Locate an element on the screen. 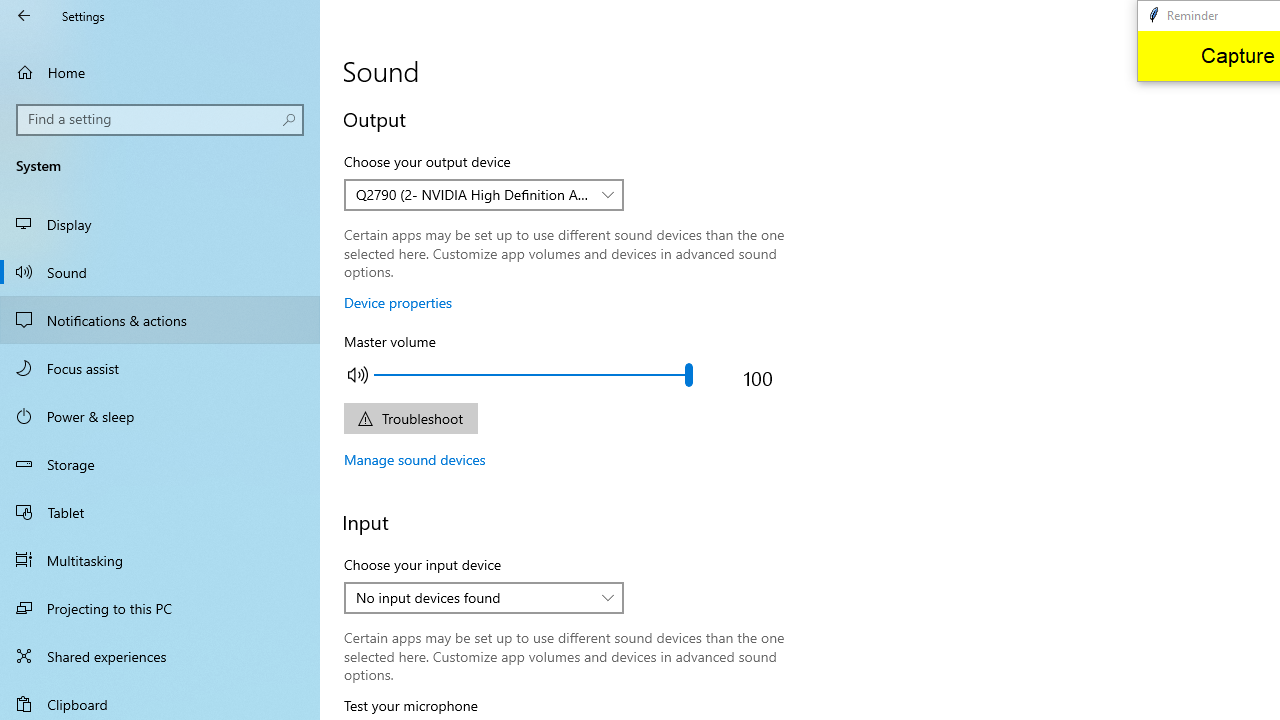 The width and height of the screenshot is (1280, 720). 'Focus assist' is located at coordinates (160, 367).